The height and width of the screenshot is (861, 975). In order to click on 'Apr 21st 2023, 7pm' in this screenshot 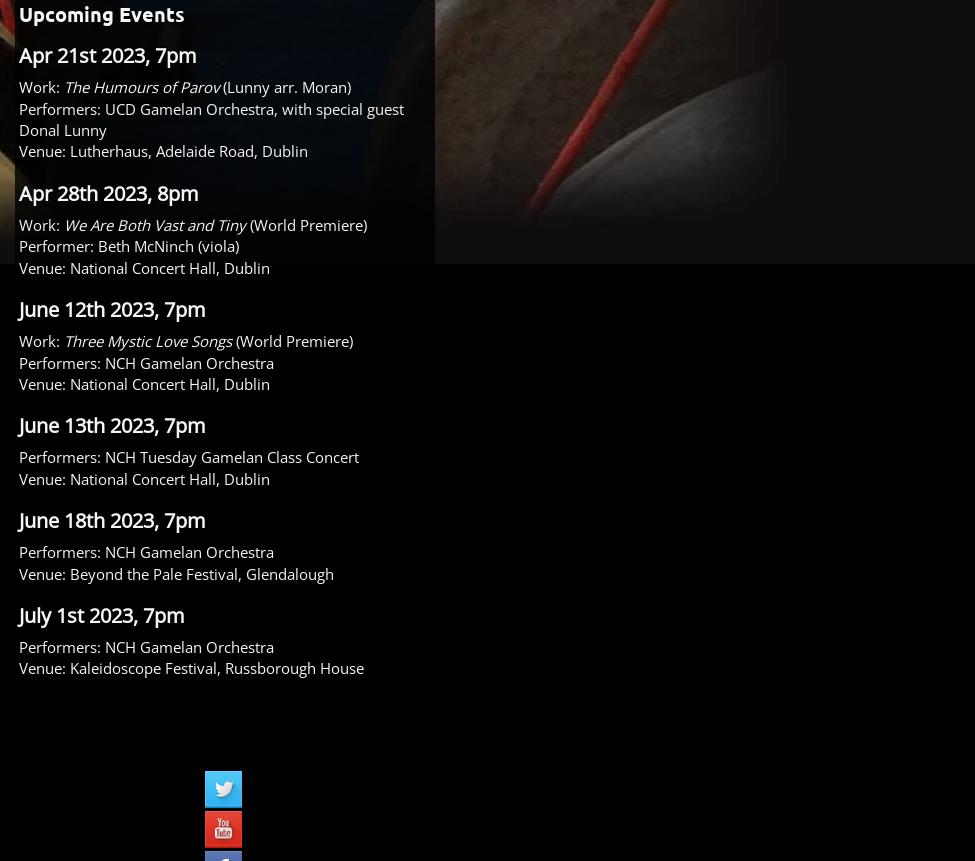, I will do `click(107, 55)`.